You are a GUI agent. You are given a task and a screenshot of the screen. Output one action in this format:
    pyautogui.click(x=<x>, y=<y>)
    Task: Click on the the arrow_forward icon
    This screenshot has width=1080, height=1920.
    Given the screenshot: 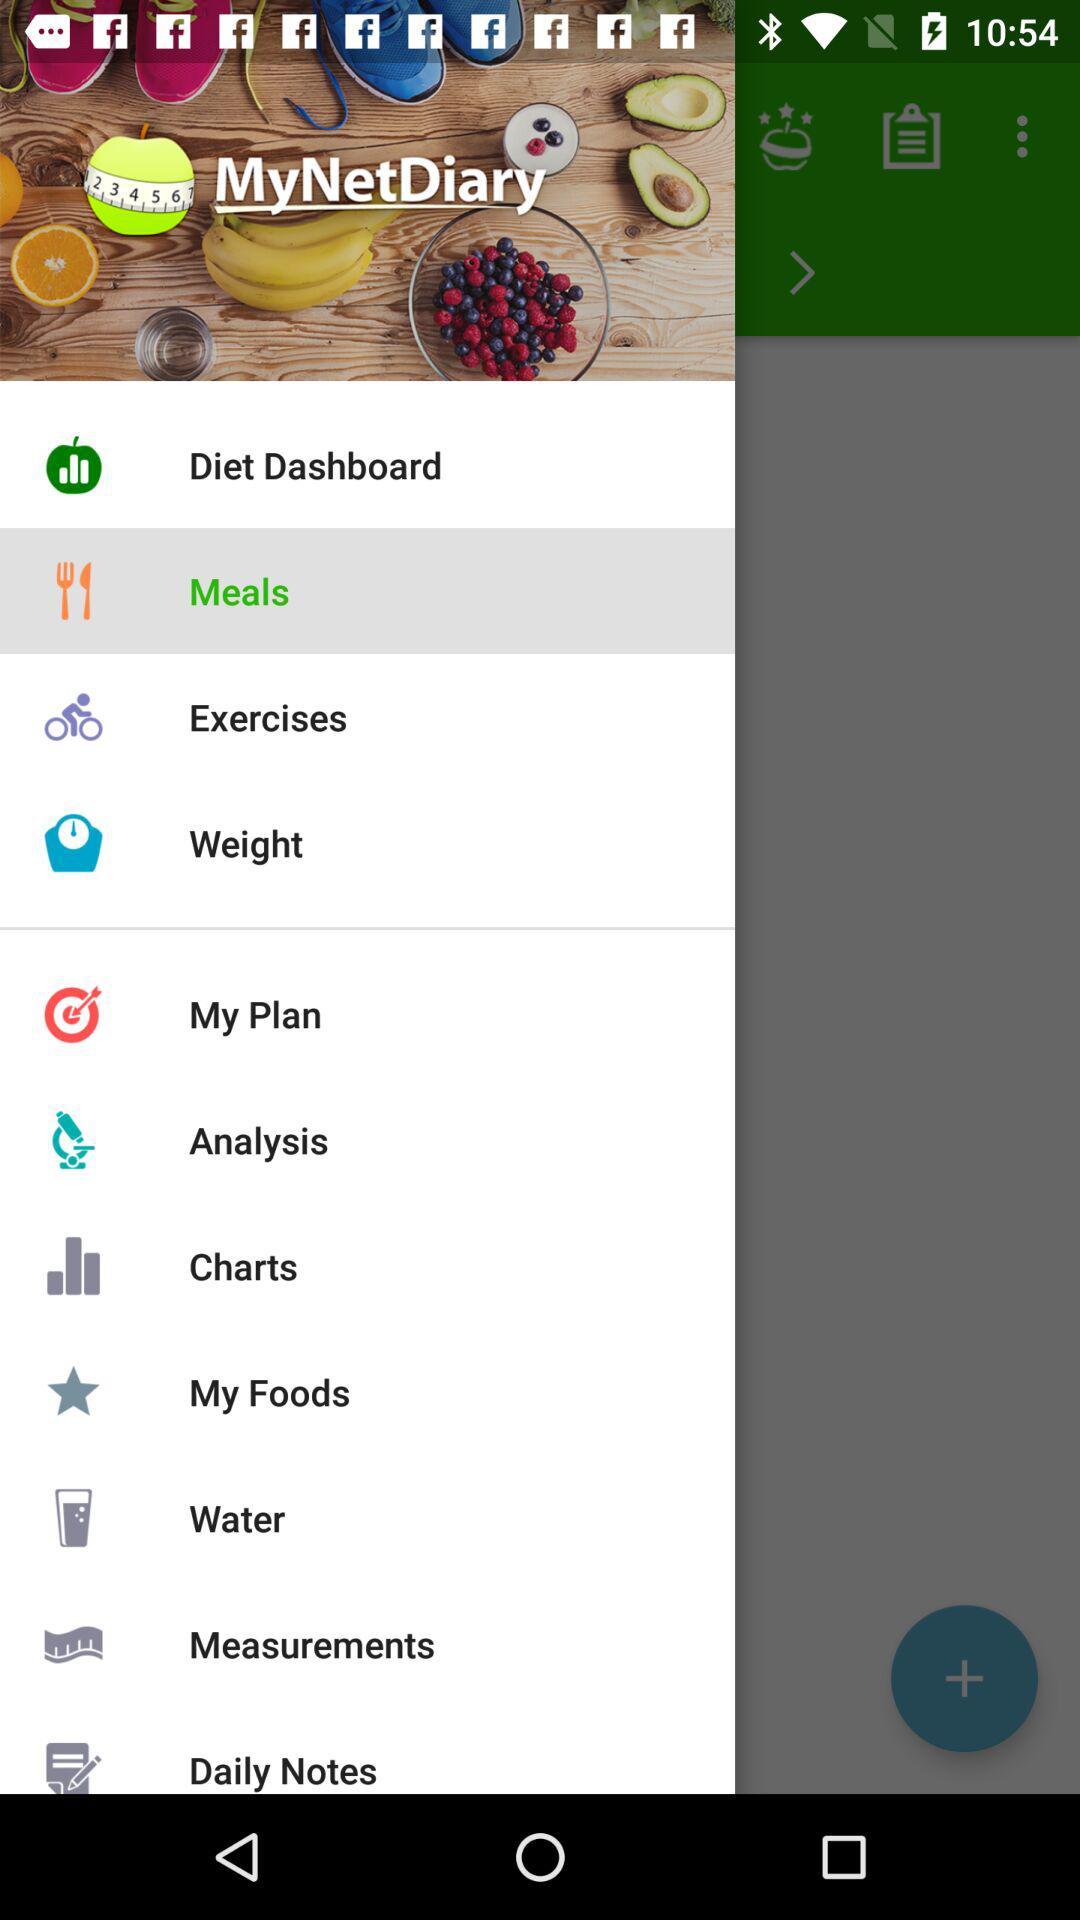 What is the action you would take?
    pyautogui.click(x=801, y=272)
    